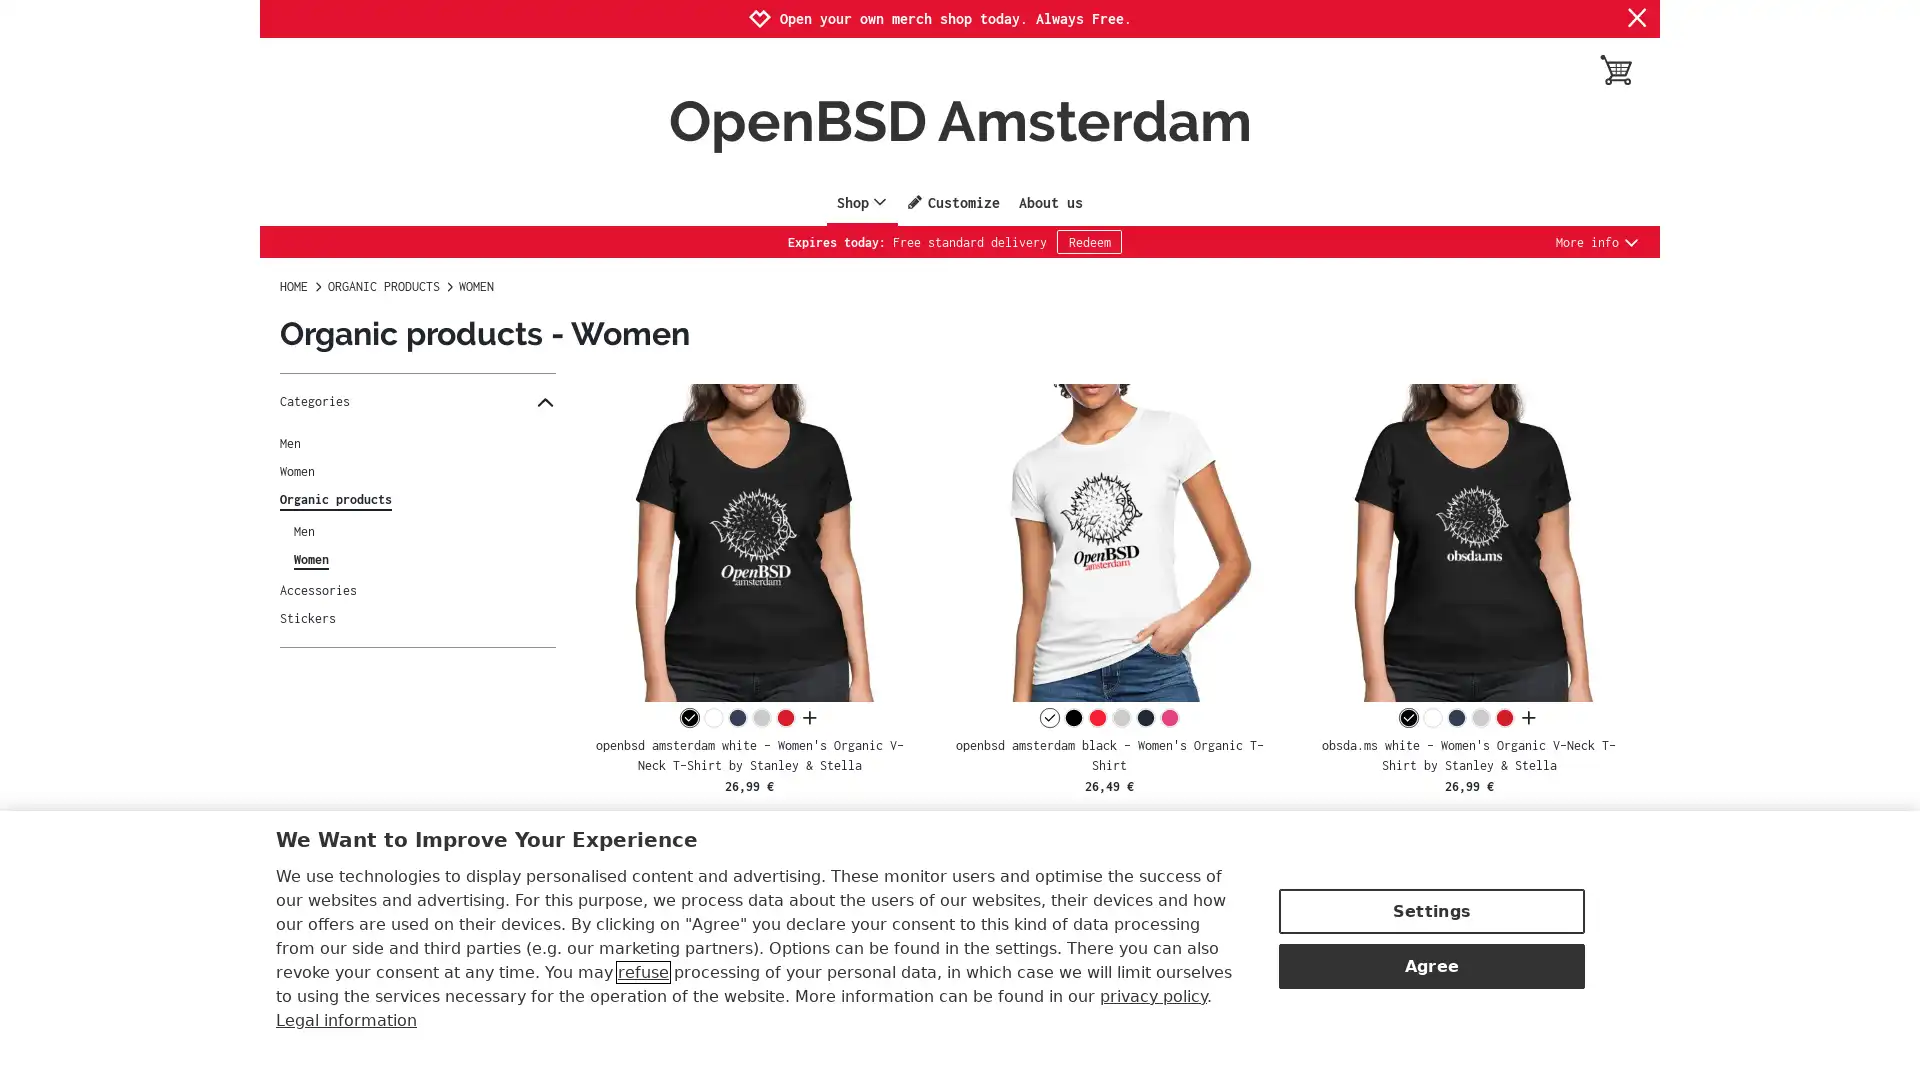  I want to click on red, so click(1505, 717).